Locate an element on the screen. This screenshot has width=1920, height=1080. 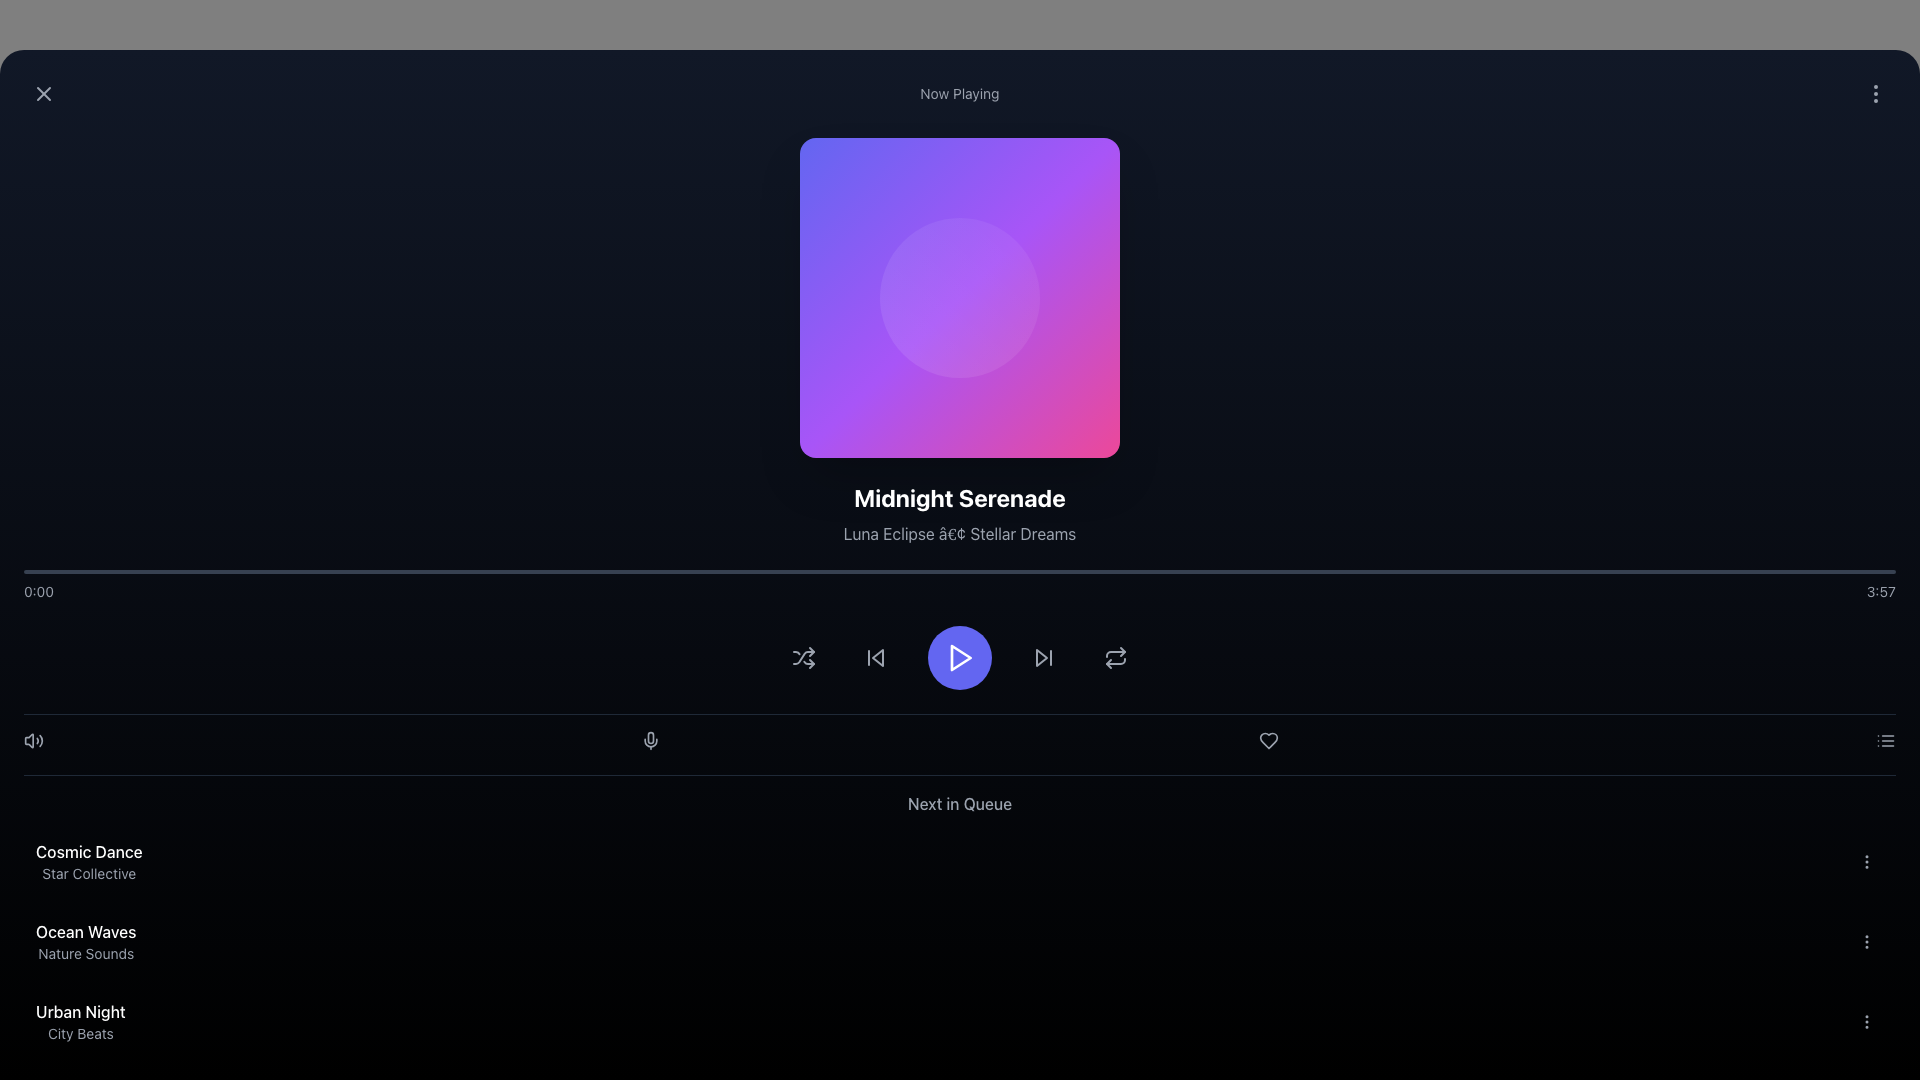
the text label displaying 'Midnight Serenade', which is prominently positioned under a centered image and above another text label is located at coordinates (960, 496).